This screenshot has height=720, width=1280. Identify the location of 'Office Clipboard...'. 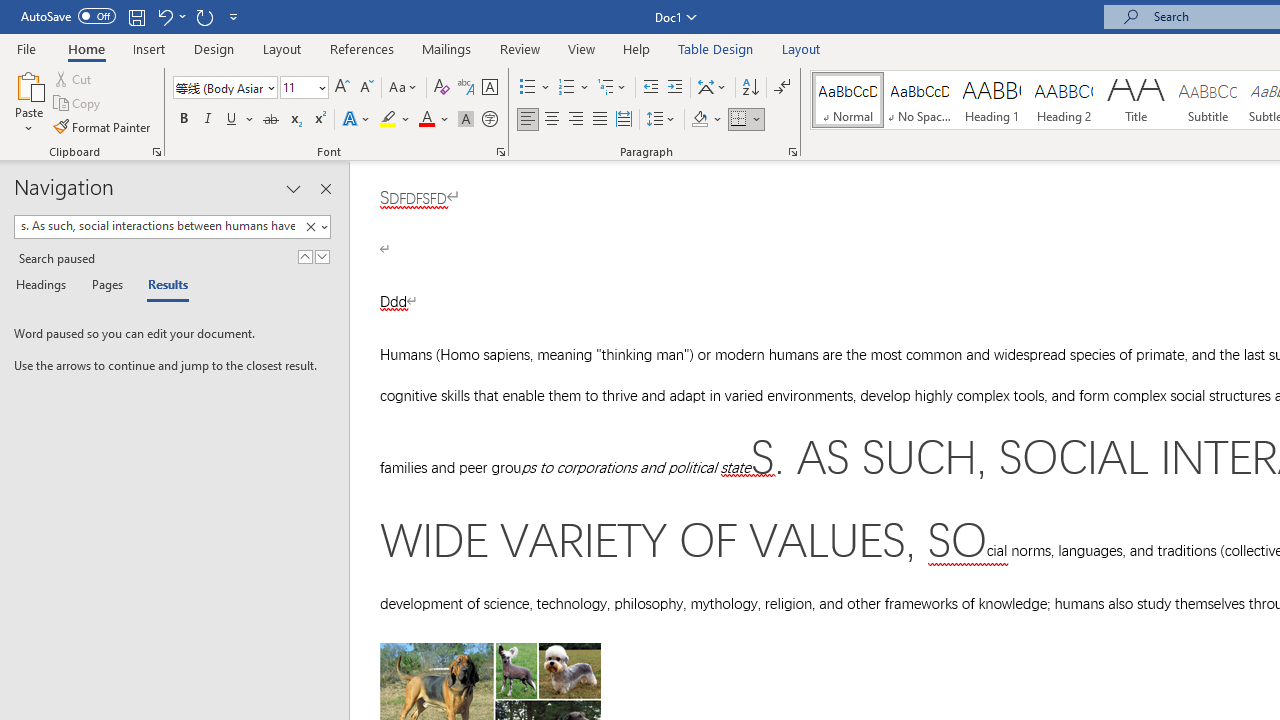
(155, 150).